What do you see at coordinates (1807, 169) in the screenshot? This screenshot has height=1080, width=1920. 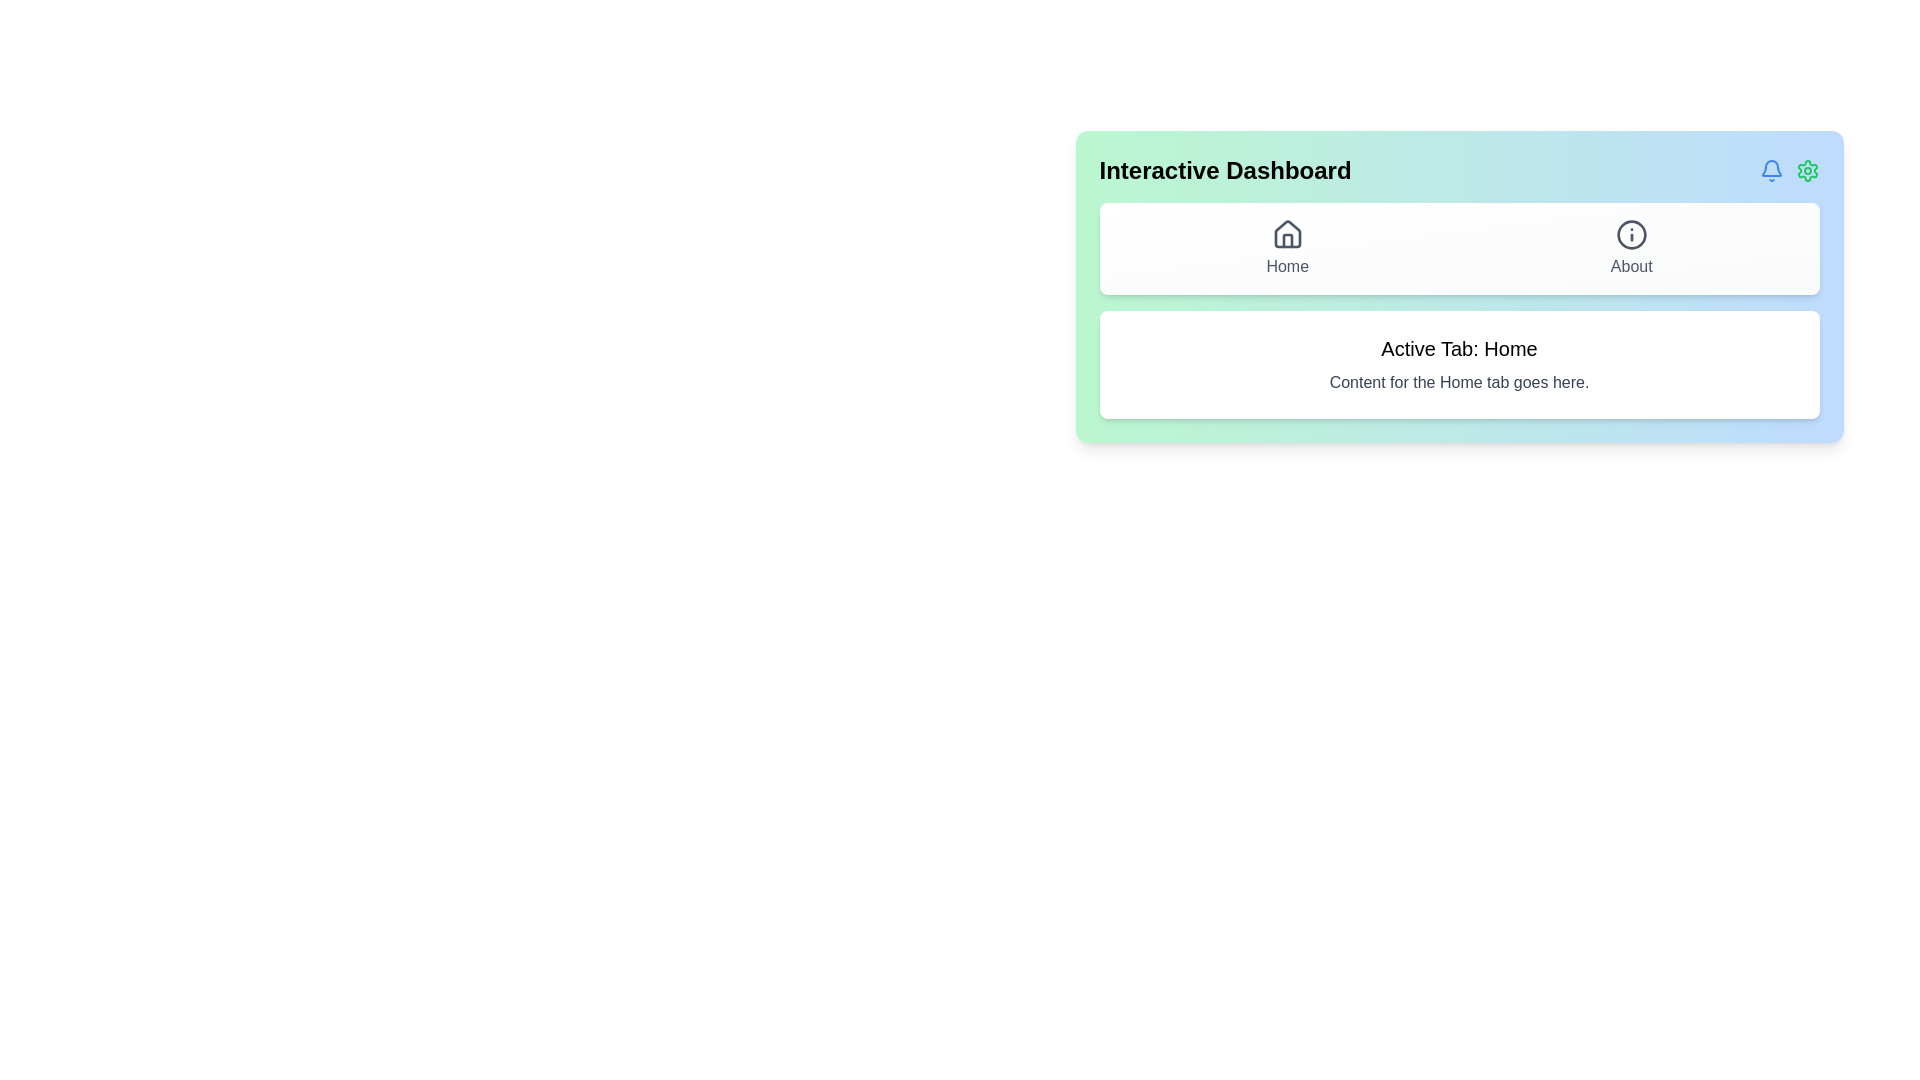 I see `the settings icon located at the far-right of the top bar` at bounding box center [1807, 169].